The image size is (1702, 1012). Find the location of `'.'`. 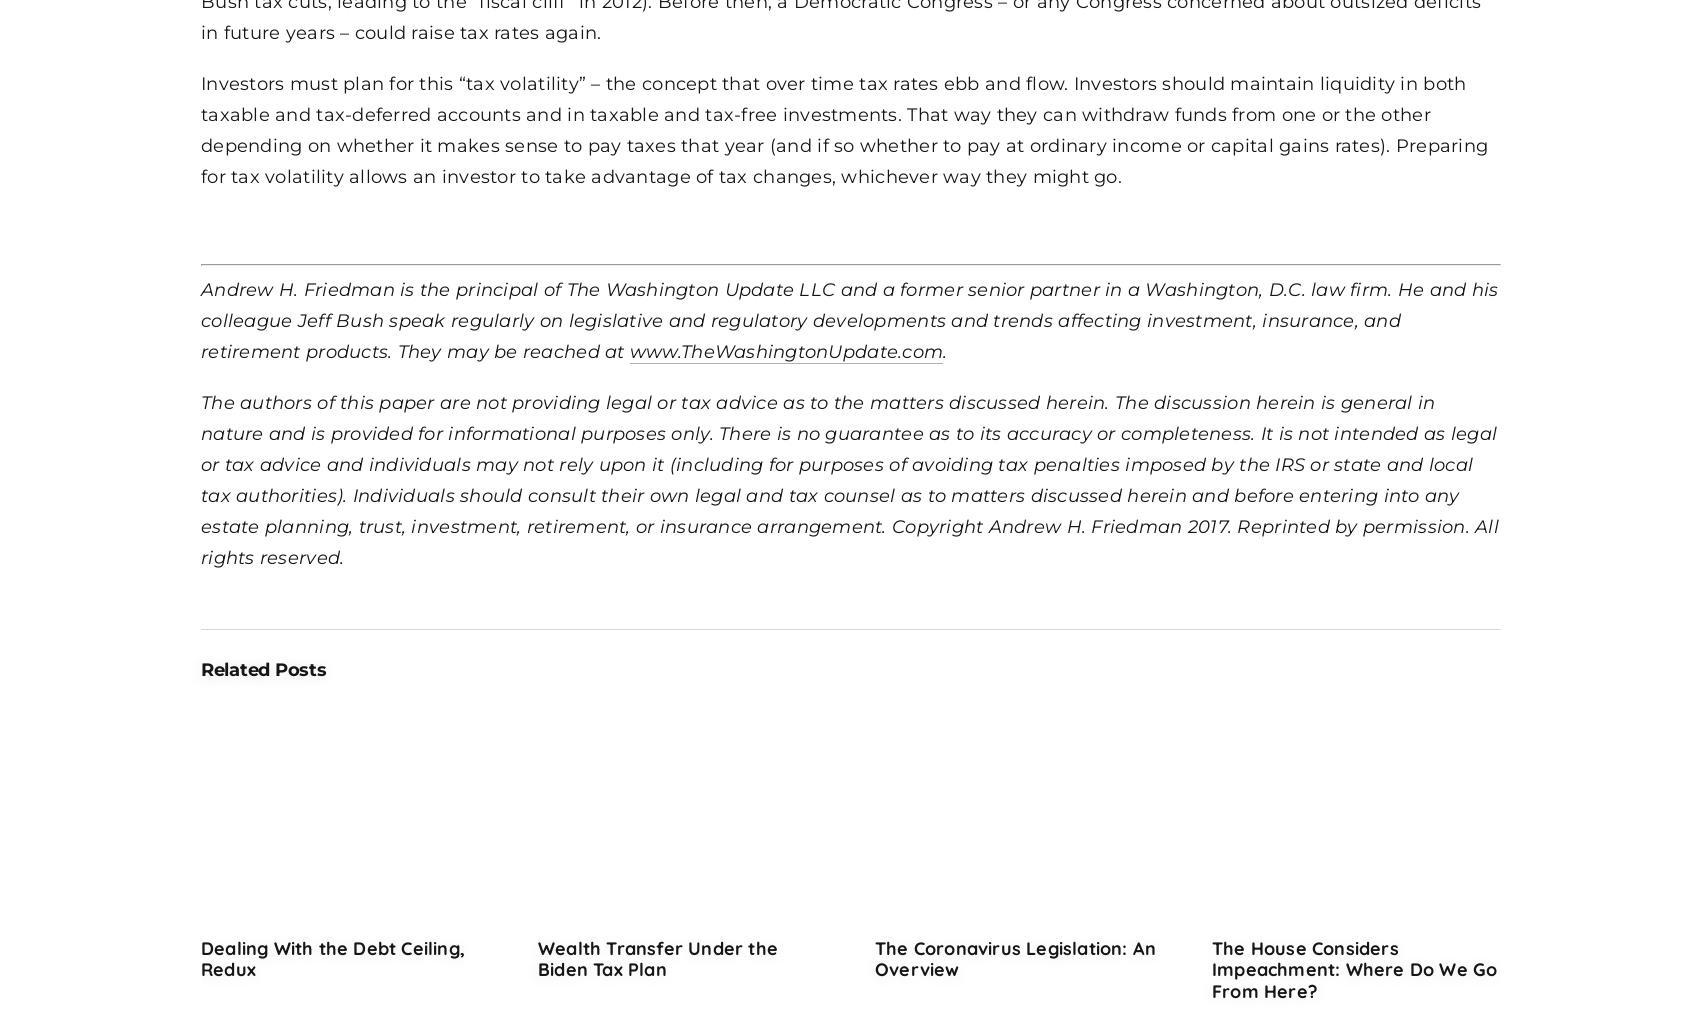

'.' is located at coordinates (944, 348).